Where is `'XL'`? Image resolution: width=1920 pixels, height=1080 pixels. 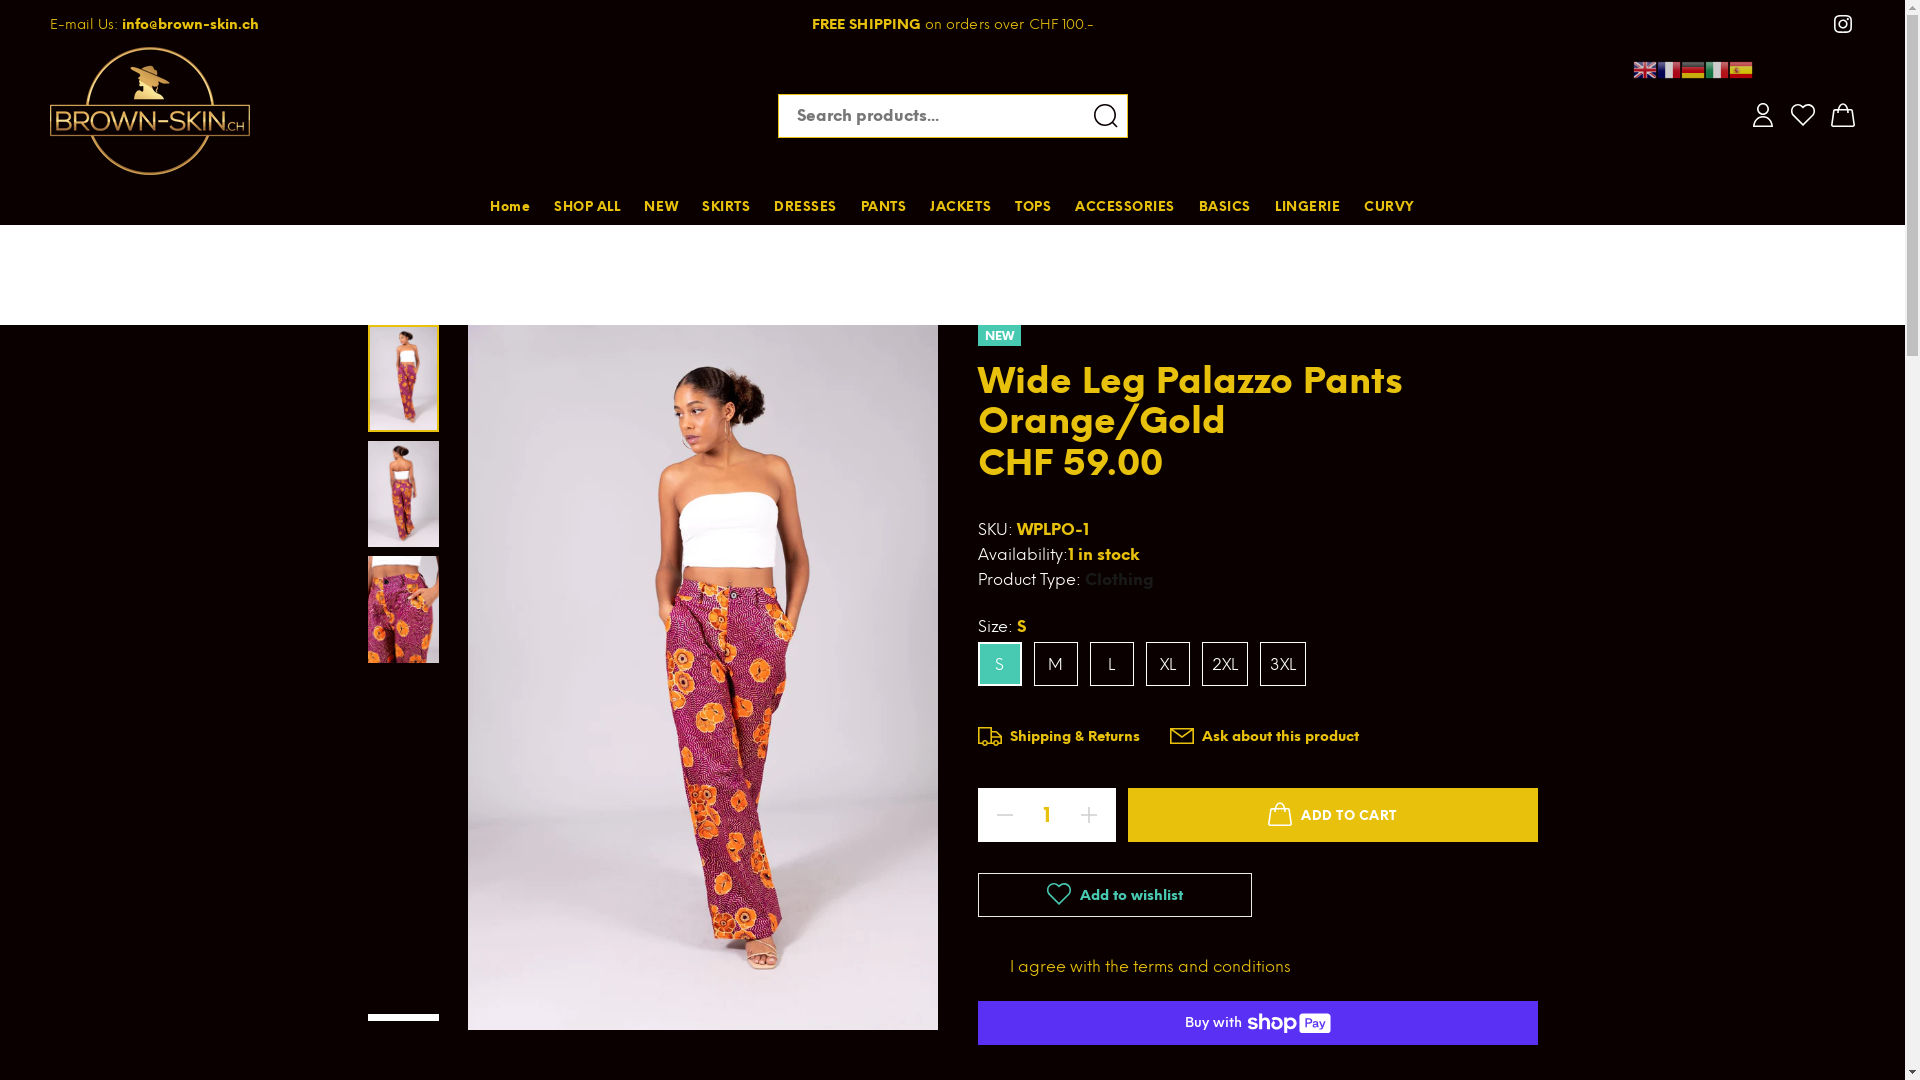 'XL' is located at coordinates (1167, 663).